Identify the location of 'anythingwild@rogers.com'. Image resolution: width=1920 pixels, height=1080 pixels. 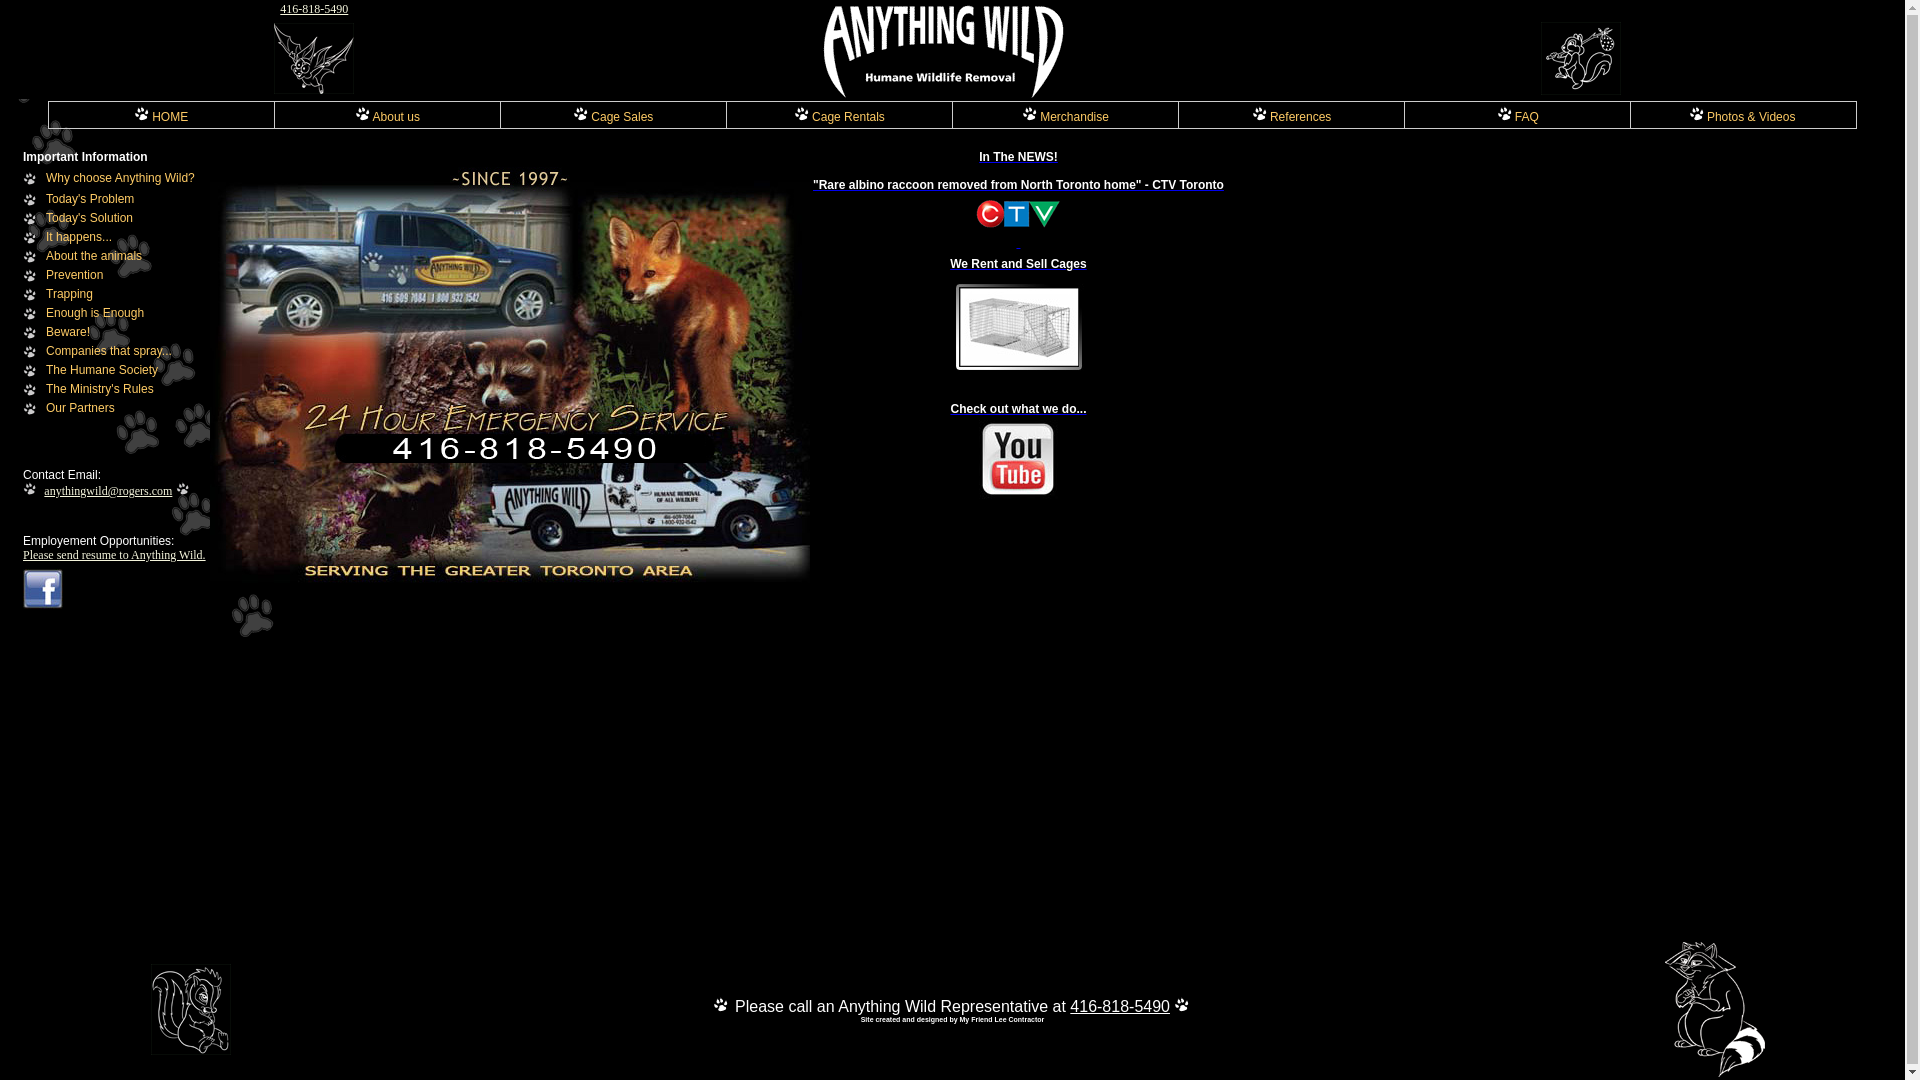
(107, 490).